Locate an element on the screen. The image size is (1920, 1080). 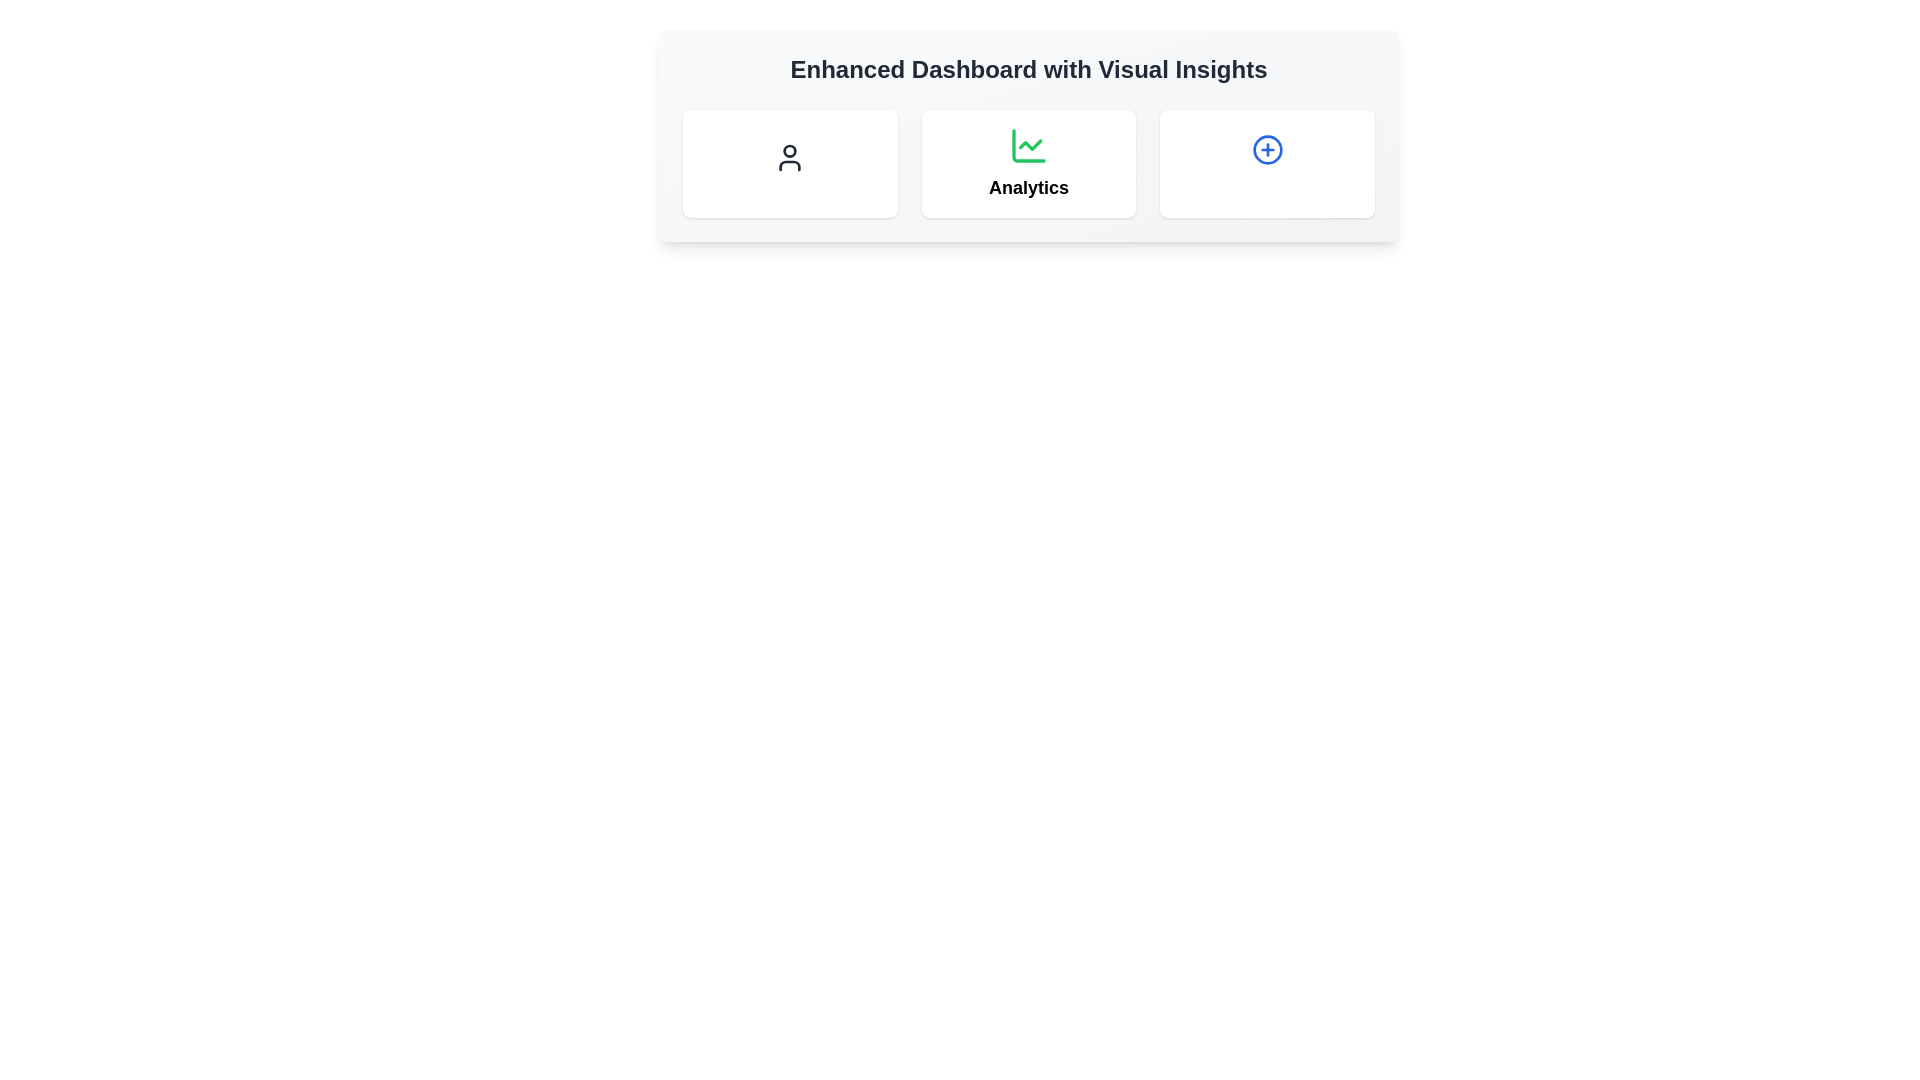
the decorative part of the user icon located at the upper area of the leftmost icon in the three-icon row is located at coordinates (789, 150).